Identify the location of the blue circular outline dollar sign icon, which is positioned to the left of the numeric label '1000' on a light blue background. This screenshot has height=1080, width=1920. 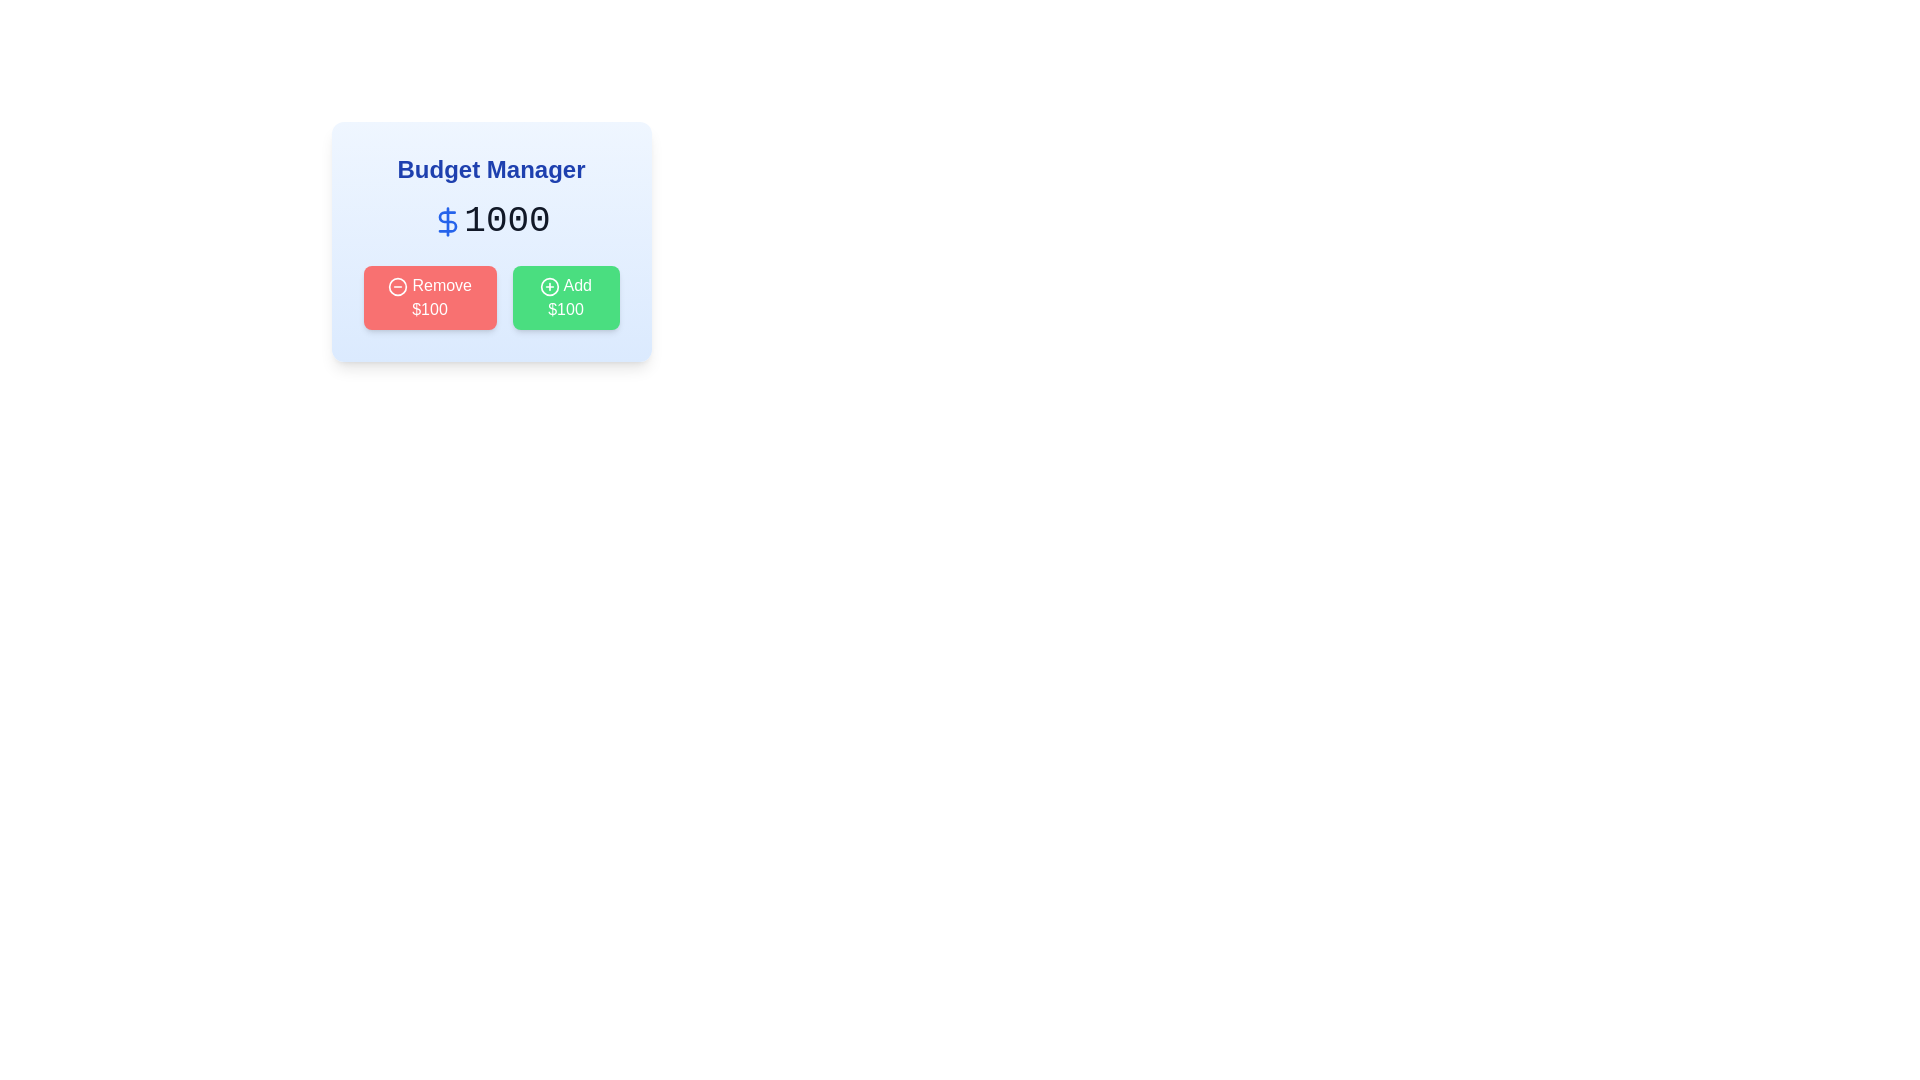
(447, 222).